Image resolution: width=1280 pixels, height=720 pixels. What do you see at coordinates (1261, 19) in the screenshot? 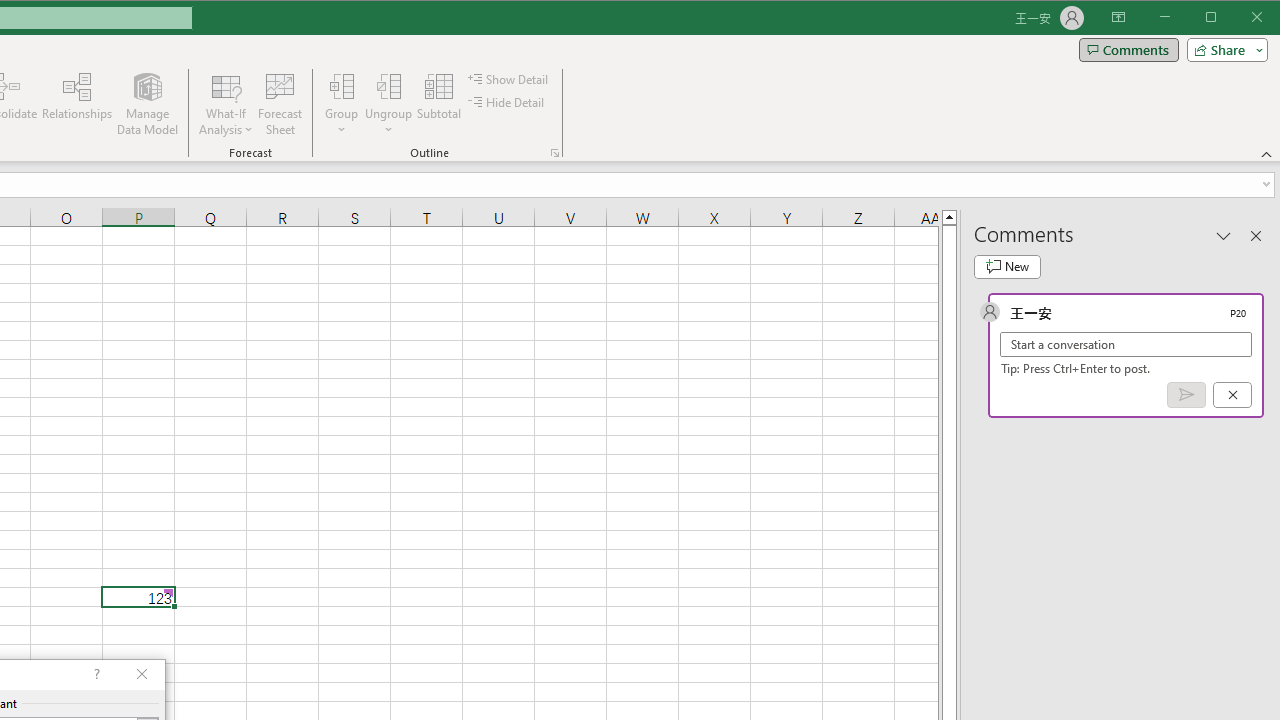
I see `'Close'` at bounding box center [1261, 19].